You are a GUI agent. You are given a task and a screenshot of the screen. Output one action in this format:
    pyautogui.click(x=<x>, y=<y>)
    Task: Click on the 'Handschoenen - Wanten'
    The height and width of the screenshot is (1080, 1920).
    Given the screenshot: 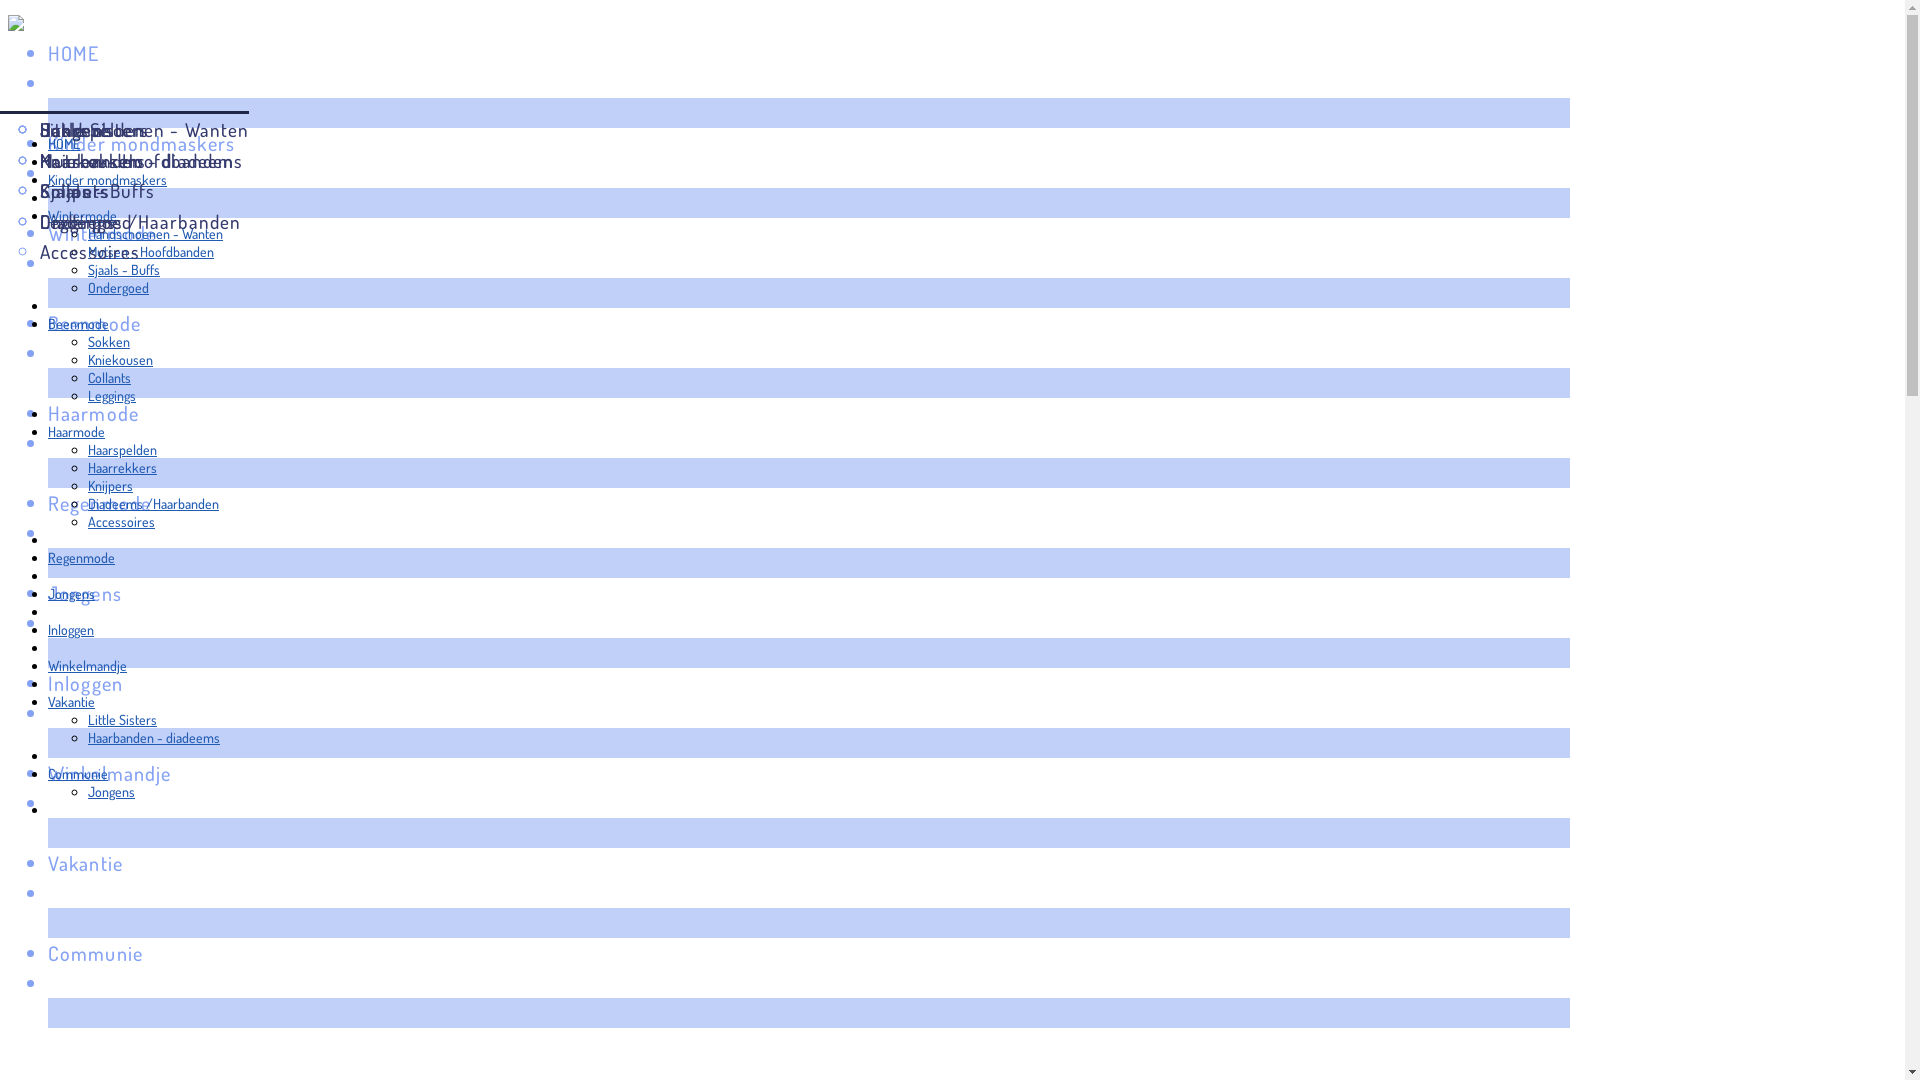 What is the action you would take?
    pyautogui.click(x=143, y=130)
    